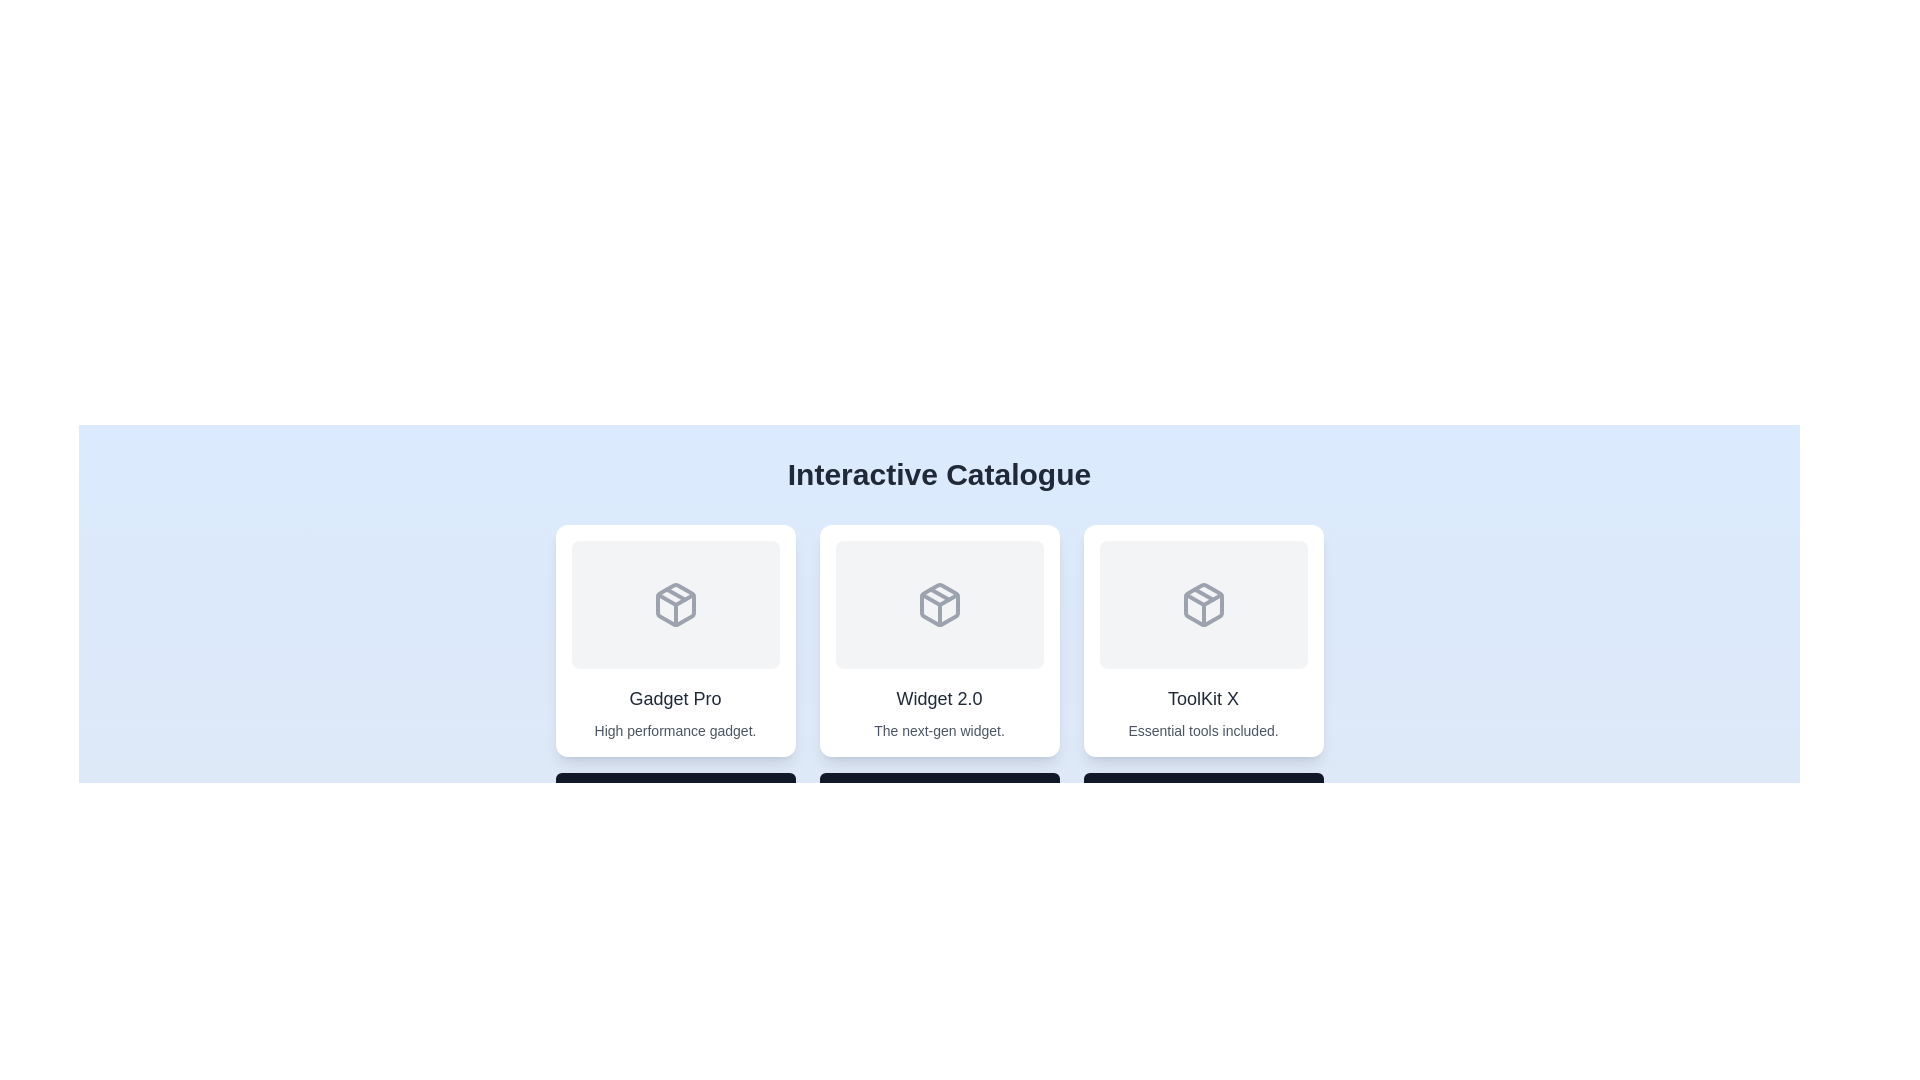 The height and width of the screenshot is (1080, 1920). Describe the element at coordinates (938, 604) in the screenshot. I see `the central graphic icon of the 'Widget 2.0' section, which is a gray SVG box icon located between the 'Gadget Pro' and 'ToolKit X' sections` at that location.